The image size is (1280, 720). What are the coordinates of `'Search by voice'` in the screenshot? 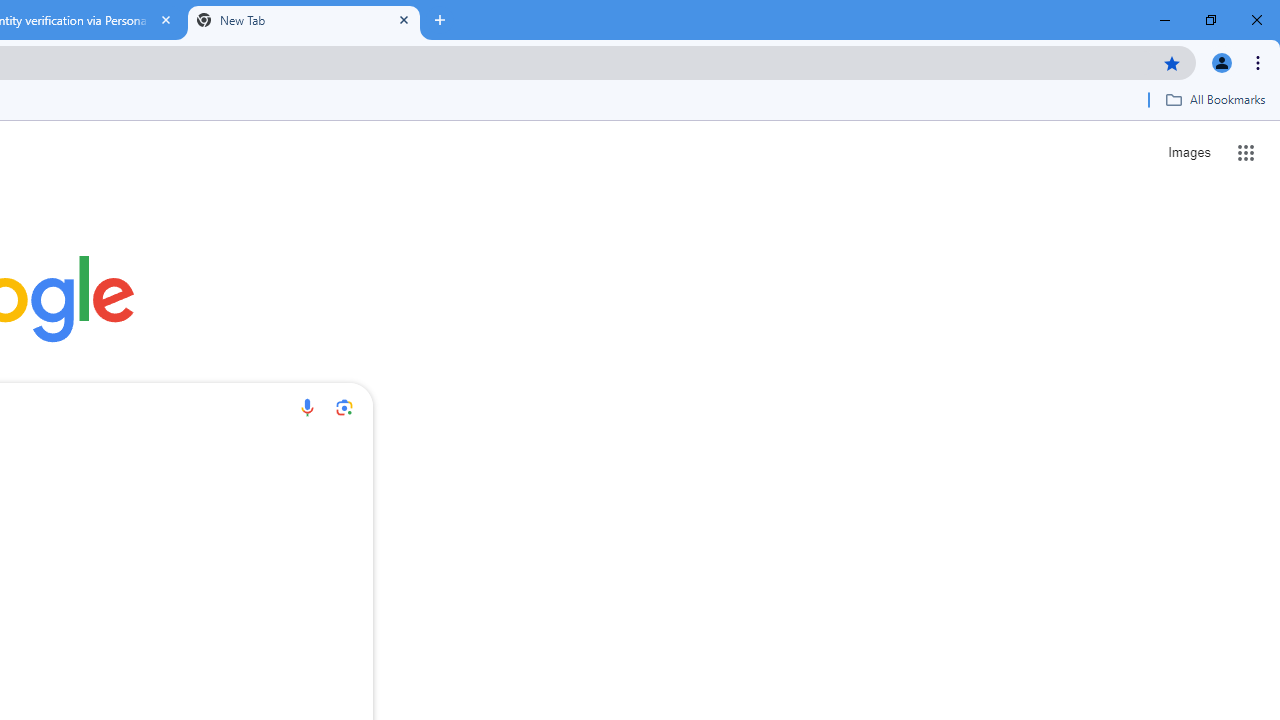 It's located at (306, 406).